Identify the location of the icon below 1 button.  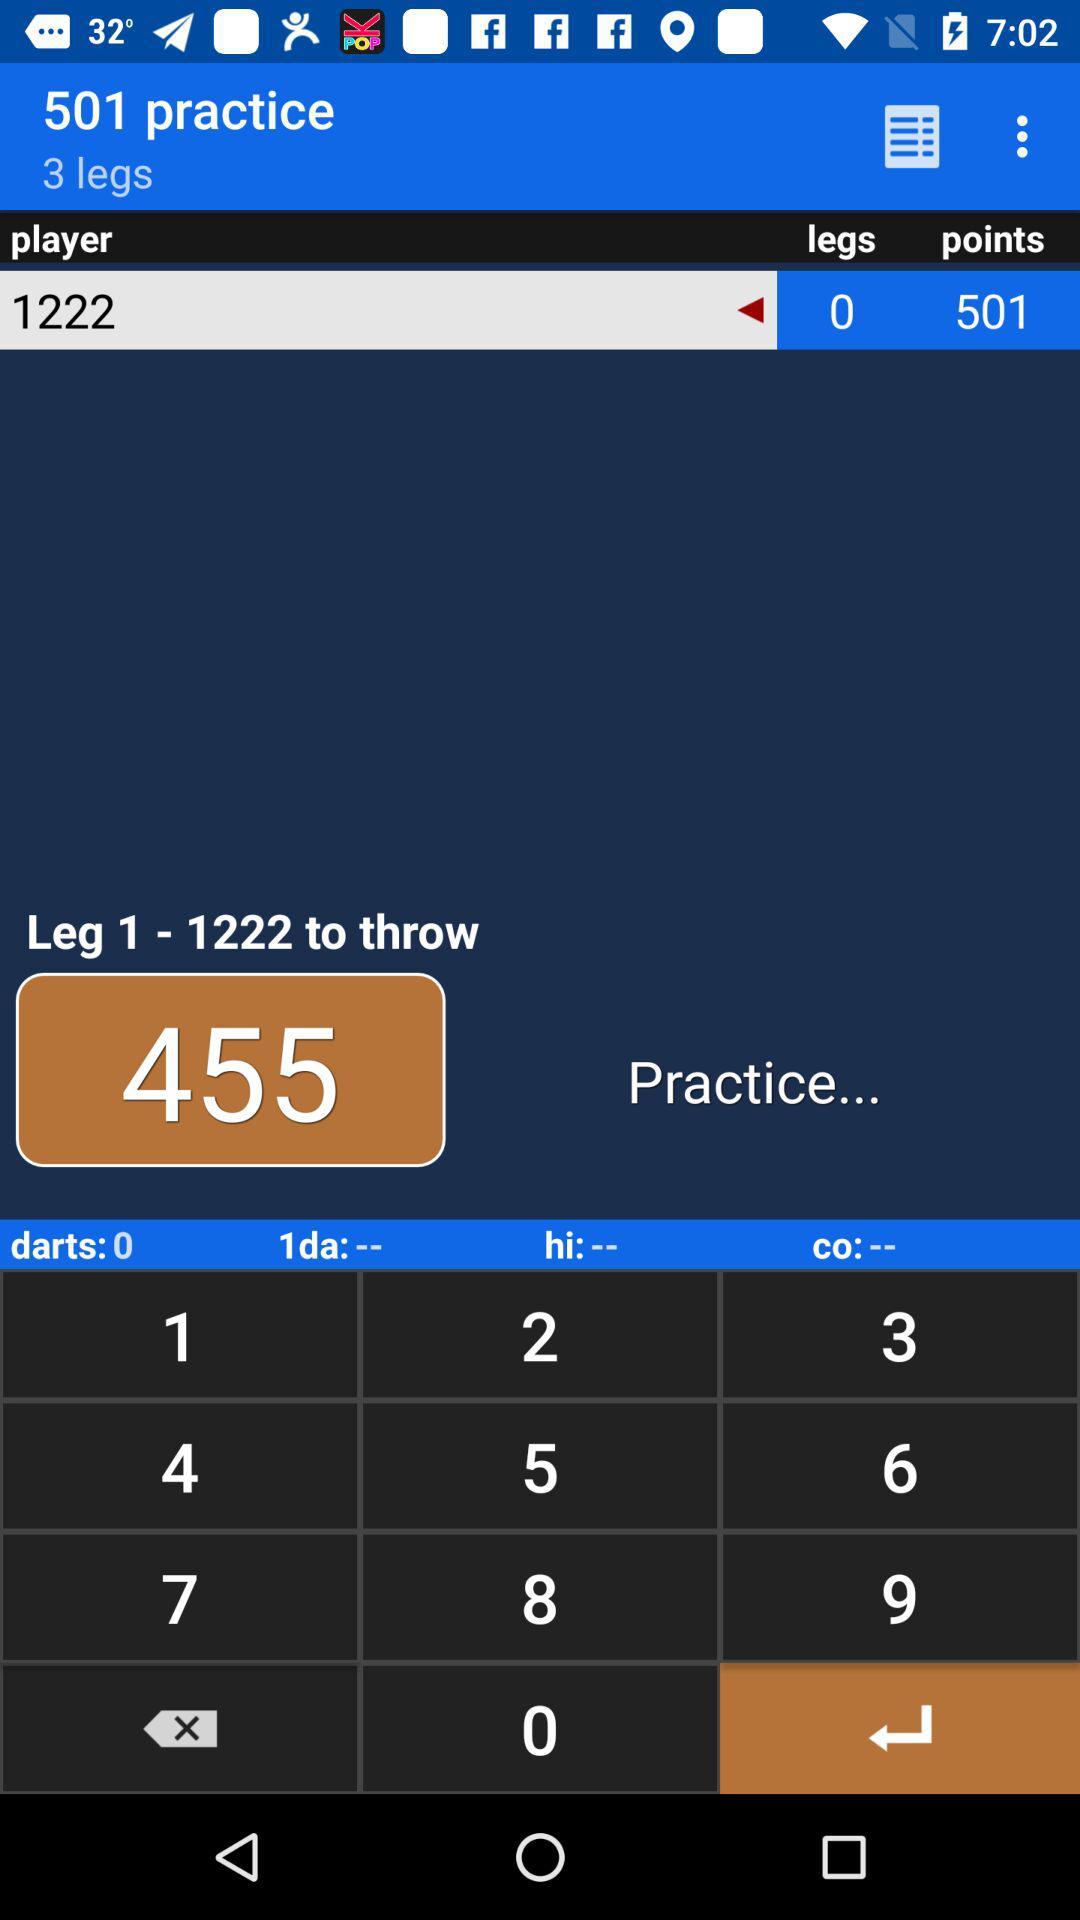
(540, 1465).